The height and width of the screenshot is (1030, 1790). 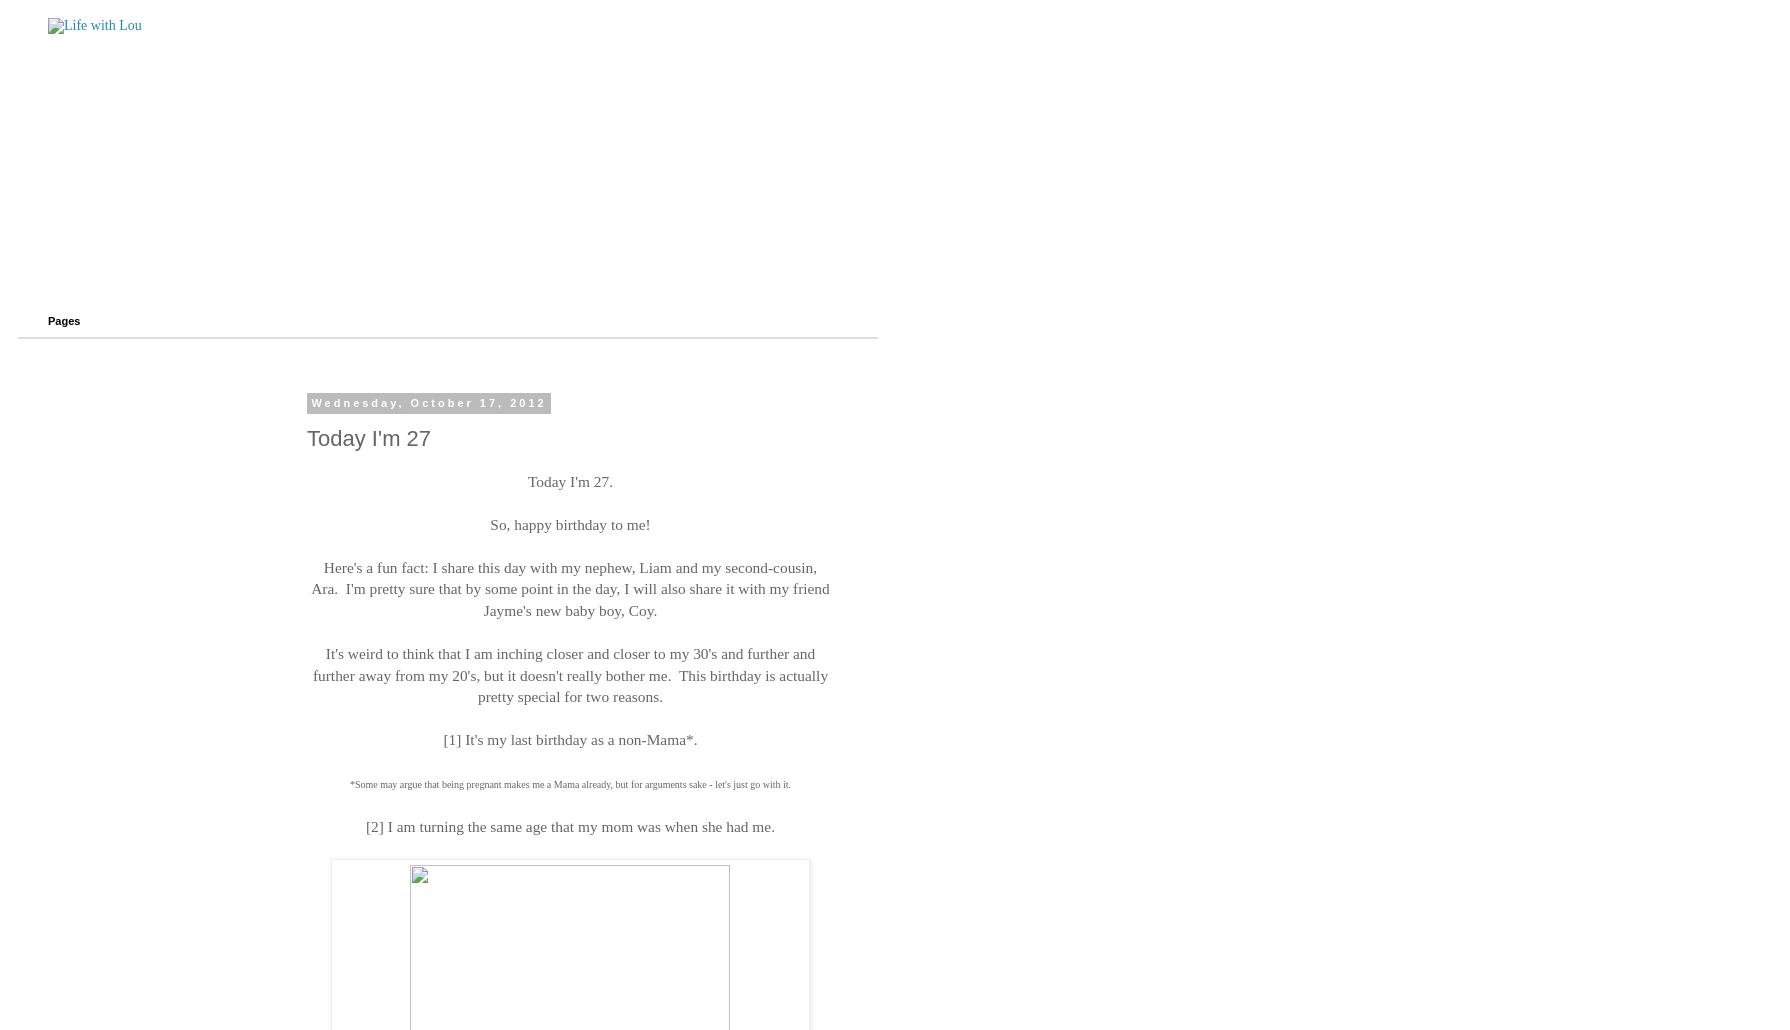 I want to click on 'Today I'm 27', so click(x=368, y=436).